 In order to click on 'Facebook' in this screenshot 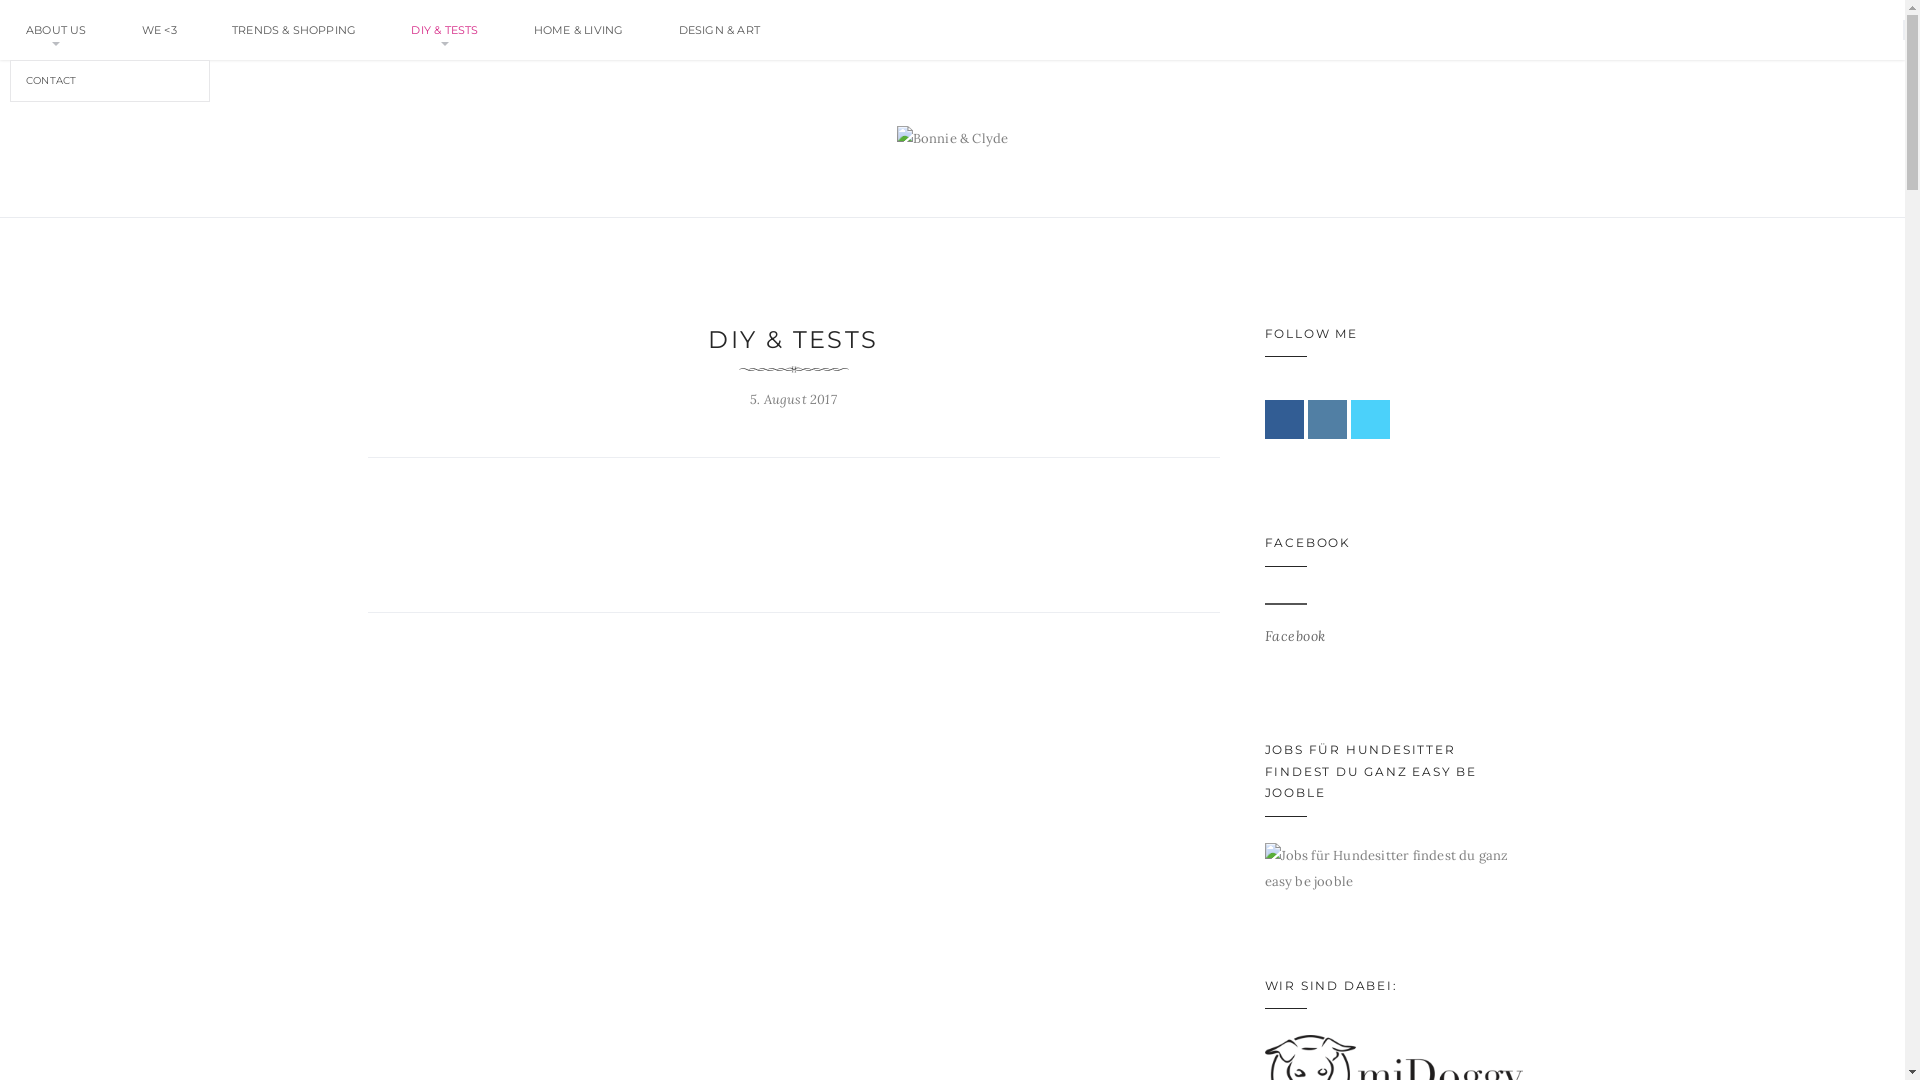, I will do `click(1294, 636)`.